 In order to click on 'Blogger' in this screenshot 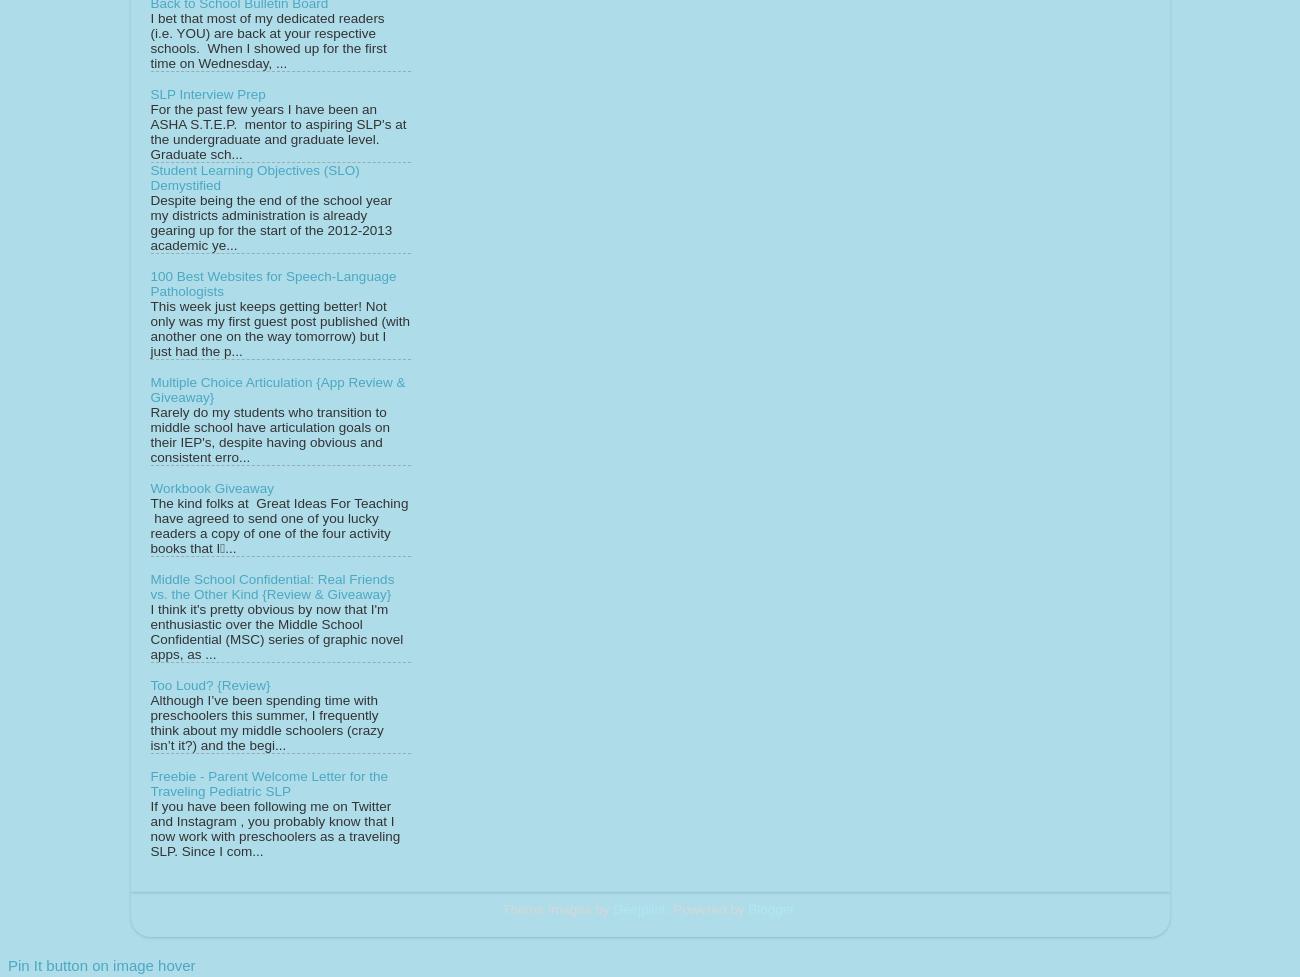, I will do `click(770, 908)`.